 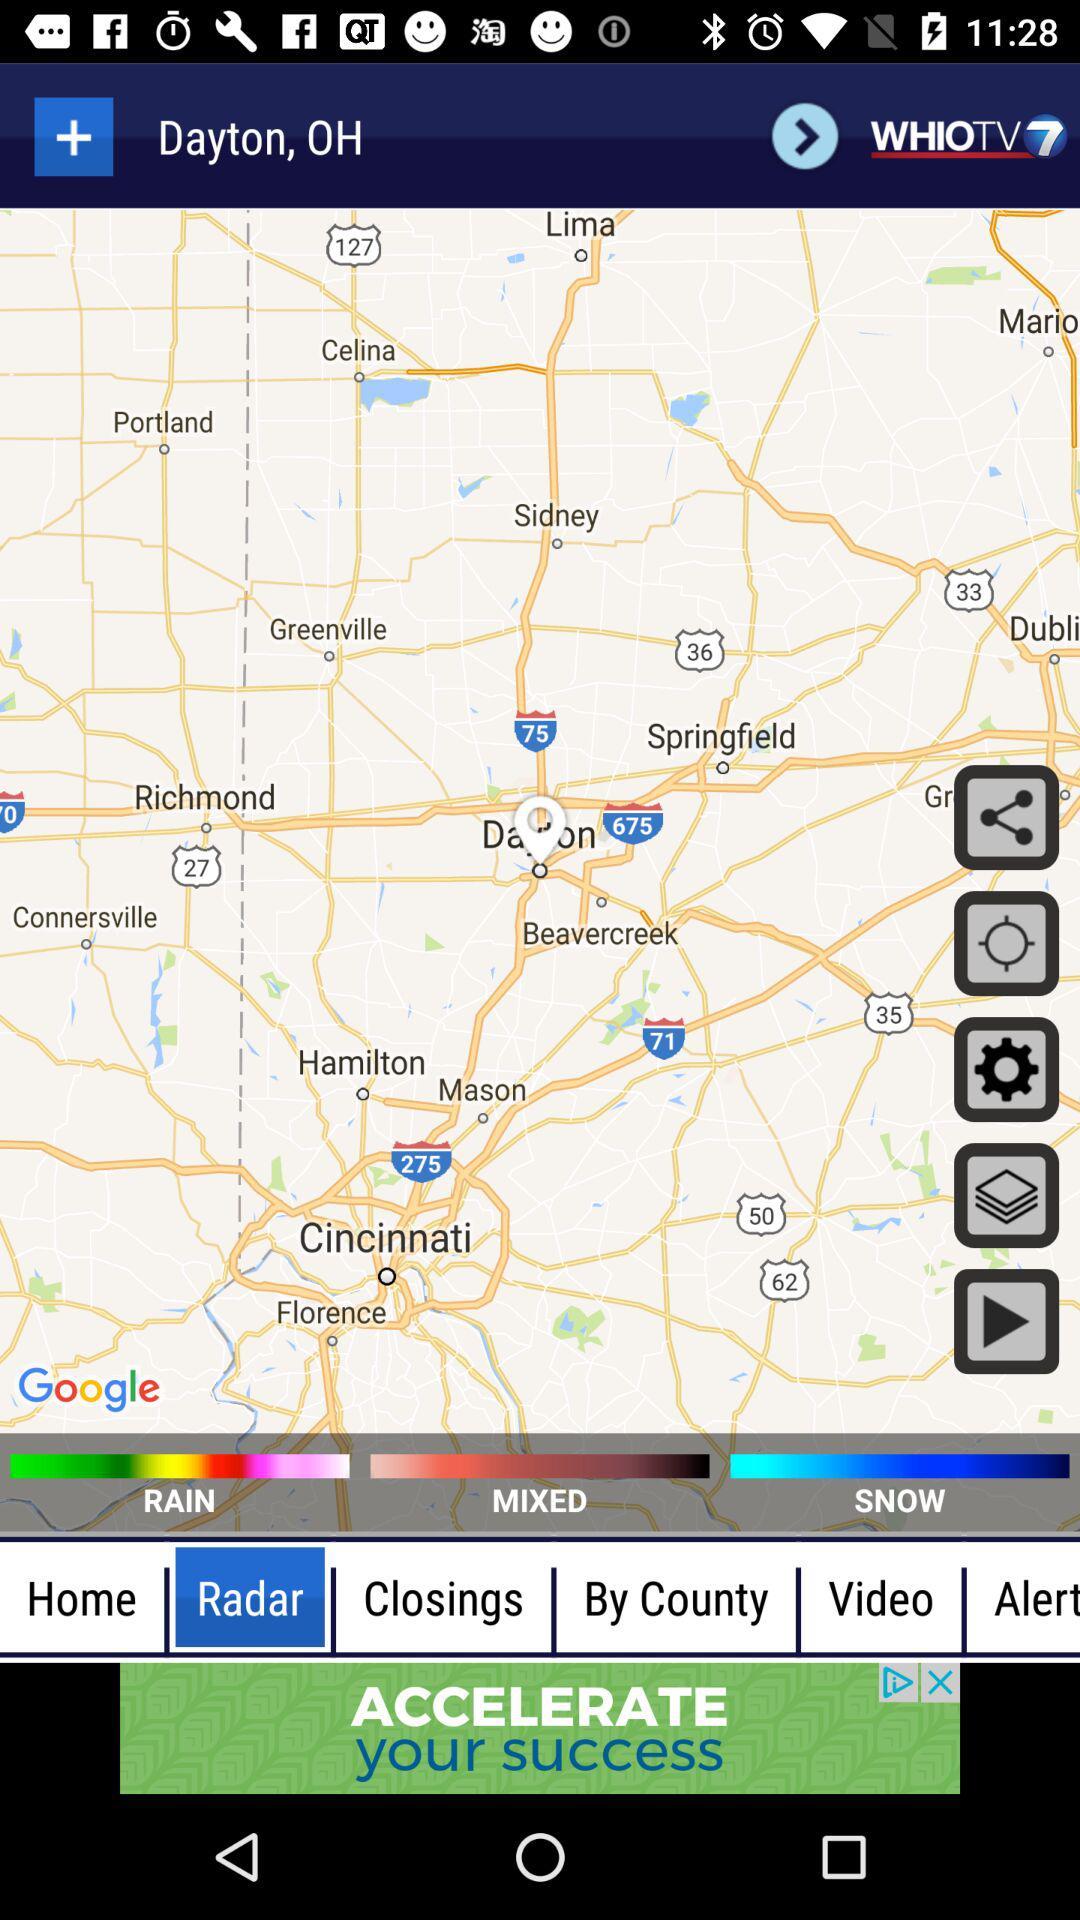 What do you see at coordinates (72, 135) in the screenshot?
I see `incerase` at bounding box center [72, 135].